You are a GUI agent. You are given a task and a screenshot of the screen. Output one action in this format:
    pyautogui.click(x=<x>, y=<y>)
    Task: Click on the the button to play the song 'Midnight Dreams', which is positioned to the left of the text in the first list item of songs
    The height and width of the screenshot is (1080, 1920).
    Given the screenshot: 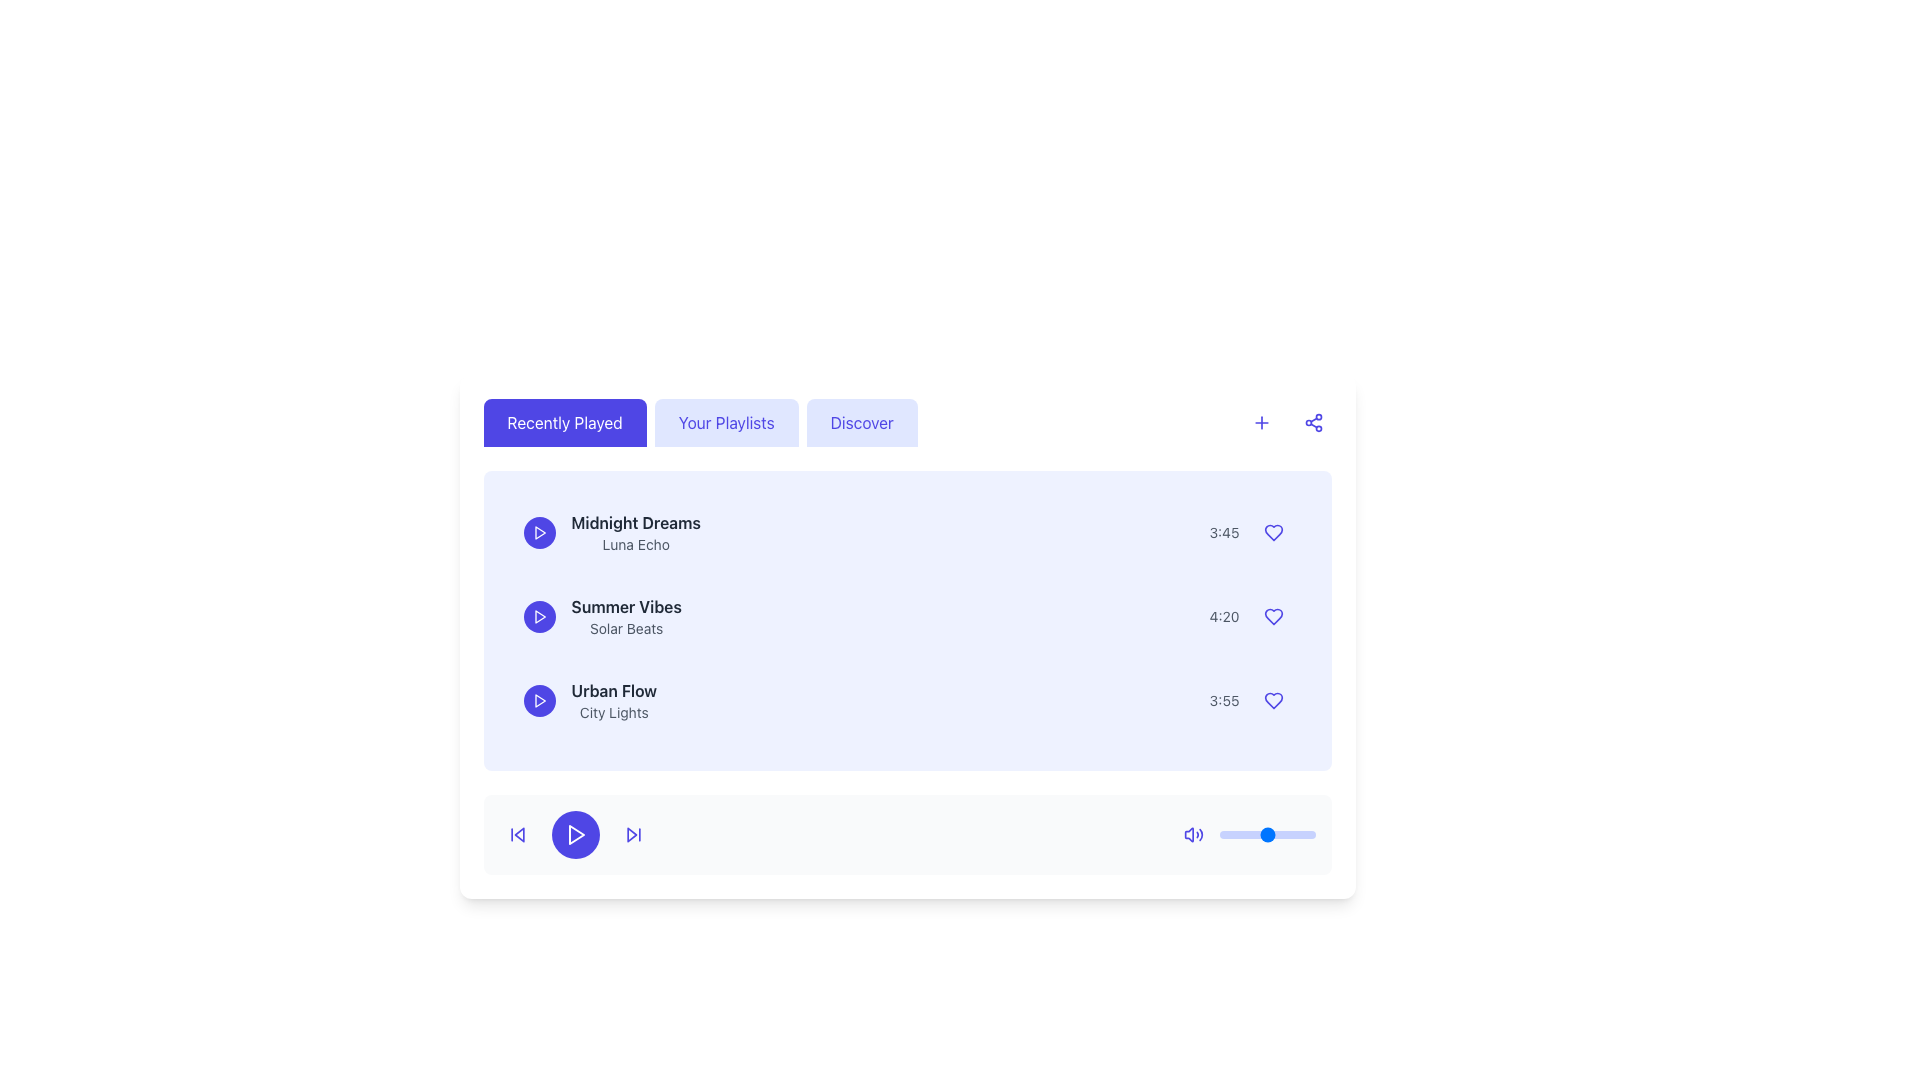 What is the action you would take?
    pyautogui.click(x=539, y=531)
    